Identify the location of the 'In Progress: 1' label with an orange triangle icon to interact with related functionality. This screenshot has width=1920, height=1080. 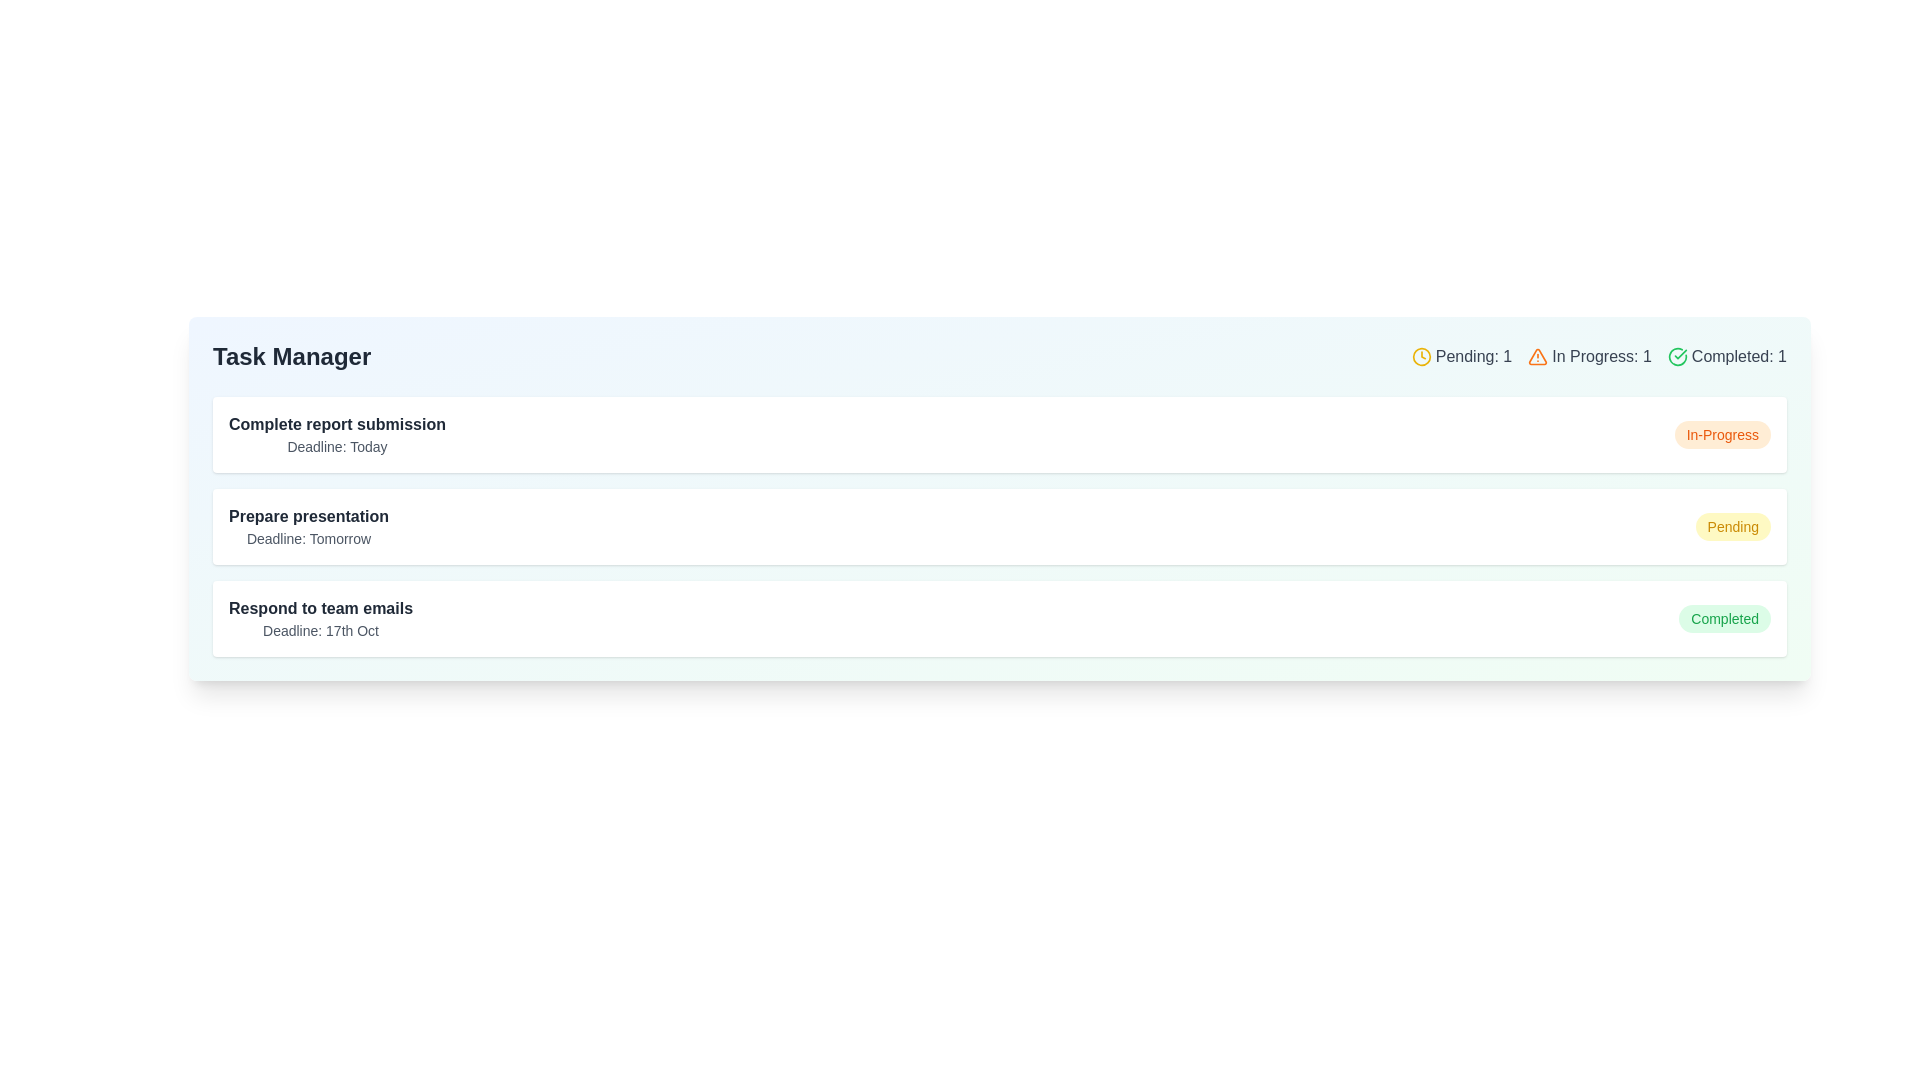
(1588, 356).